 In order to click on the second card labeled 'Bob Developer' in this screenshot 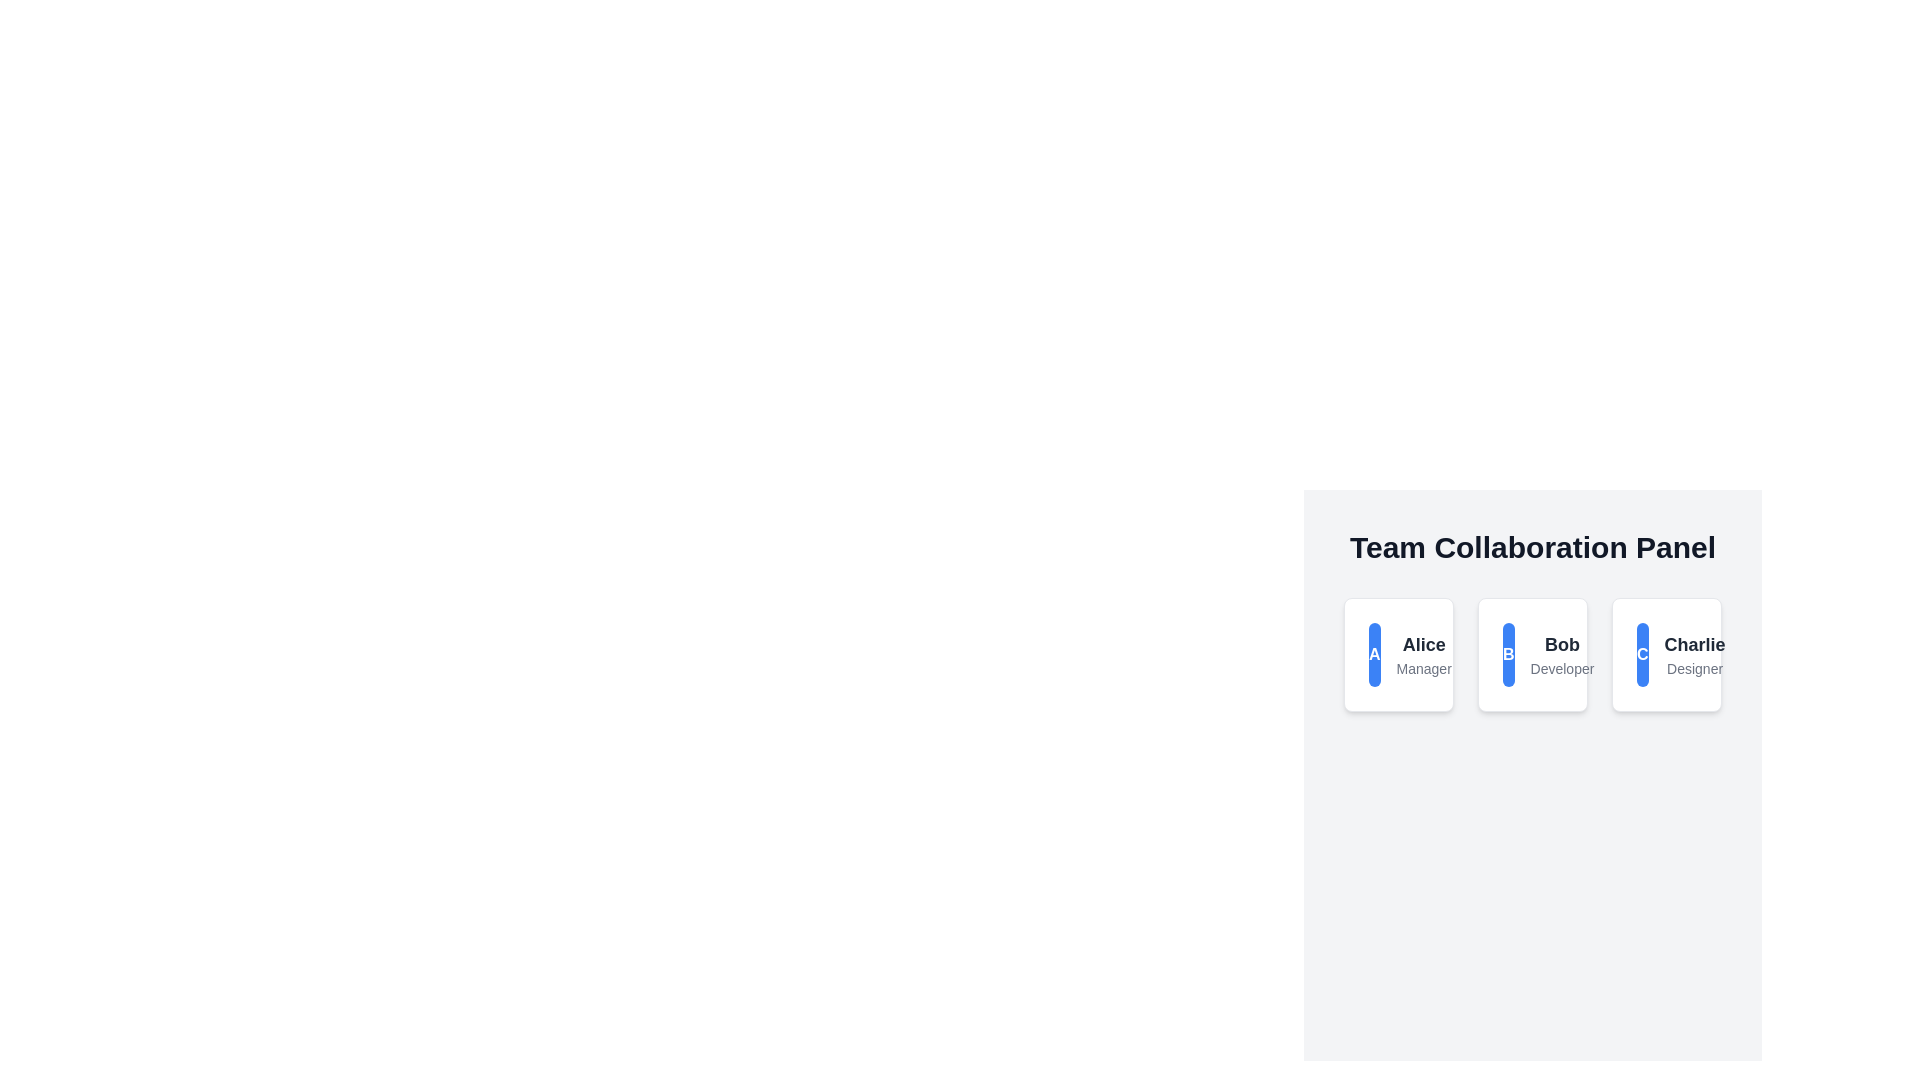, I will do `click(1531, 655)`.